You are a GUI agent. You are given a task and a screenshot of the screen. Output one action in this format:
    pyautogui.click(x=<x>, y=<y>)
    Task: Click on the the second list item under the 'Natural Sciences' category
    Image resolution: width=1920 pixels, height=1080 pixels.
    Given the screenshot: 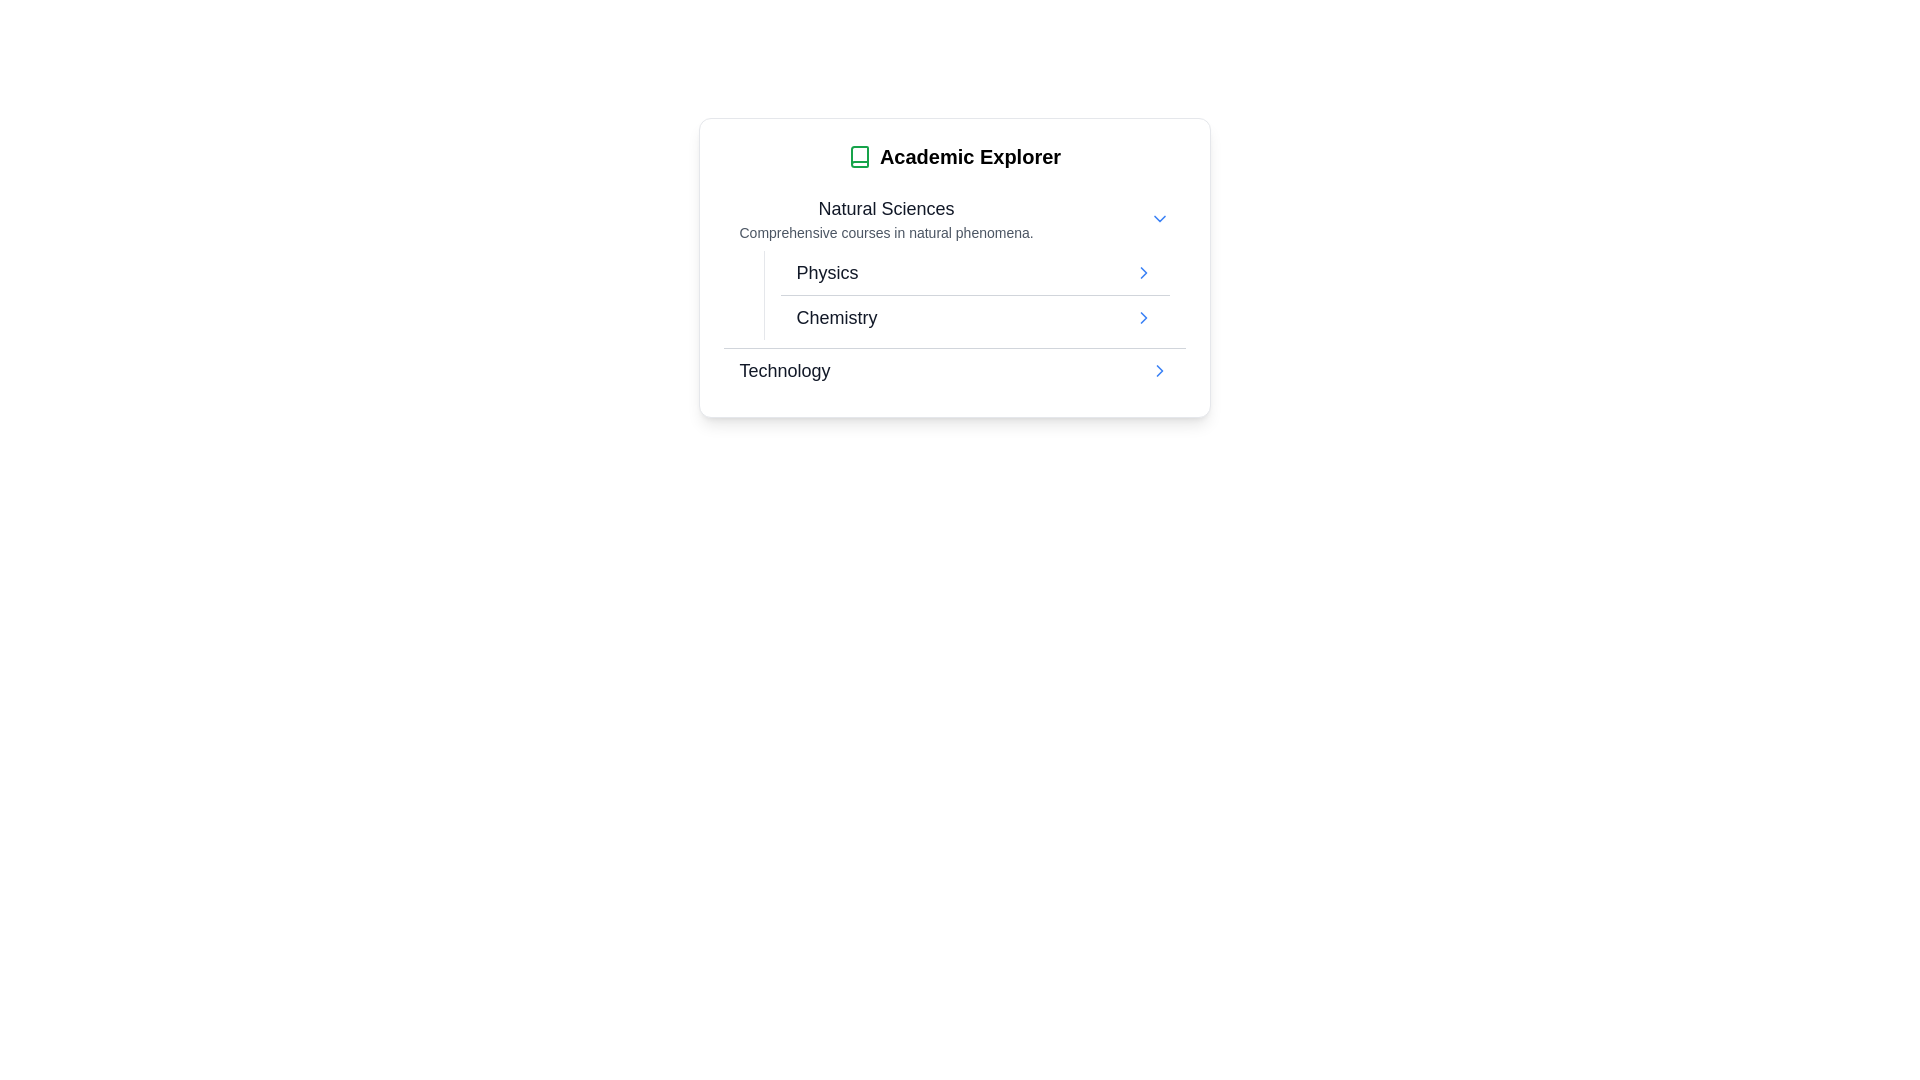 What is the action you would take?
    pyautogui.click(x=974, y=316)
    